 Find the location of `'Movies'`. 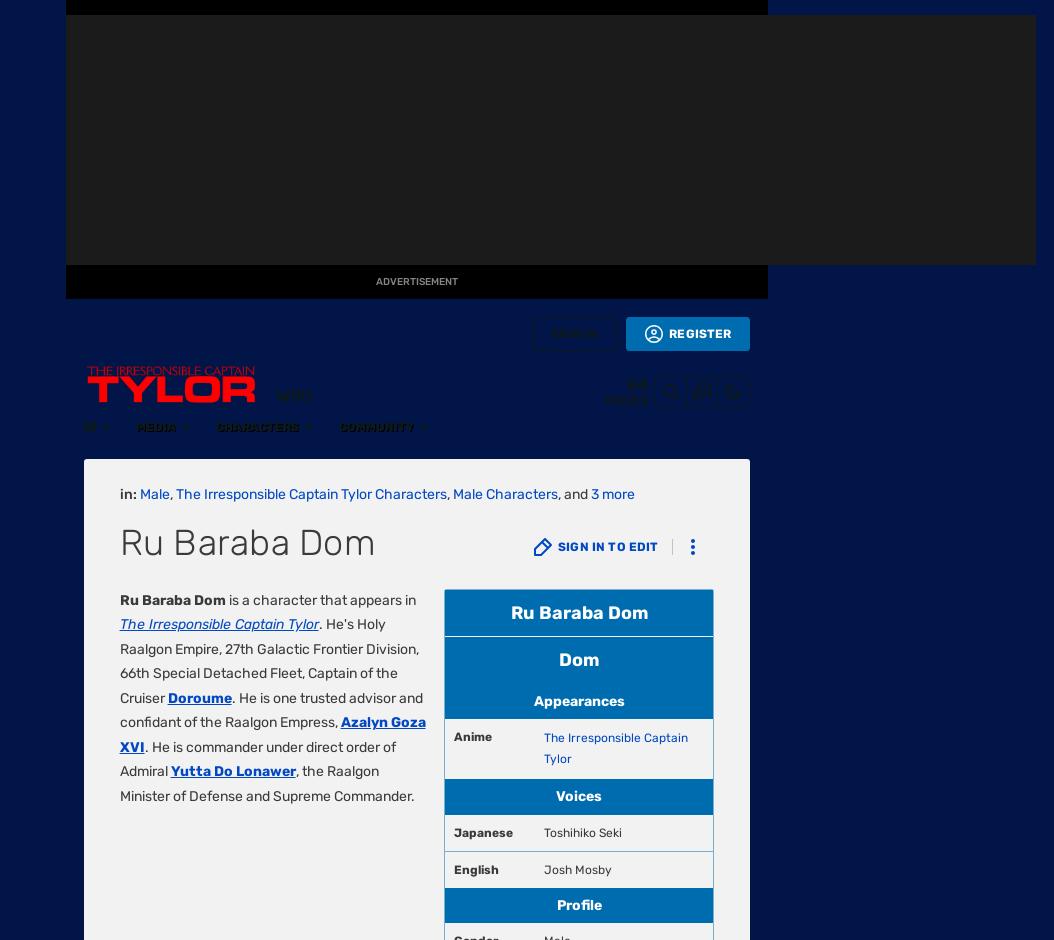

'Movies' is located at coordinates (32, 429).